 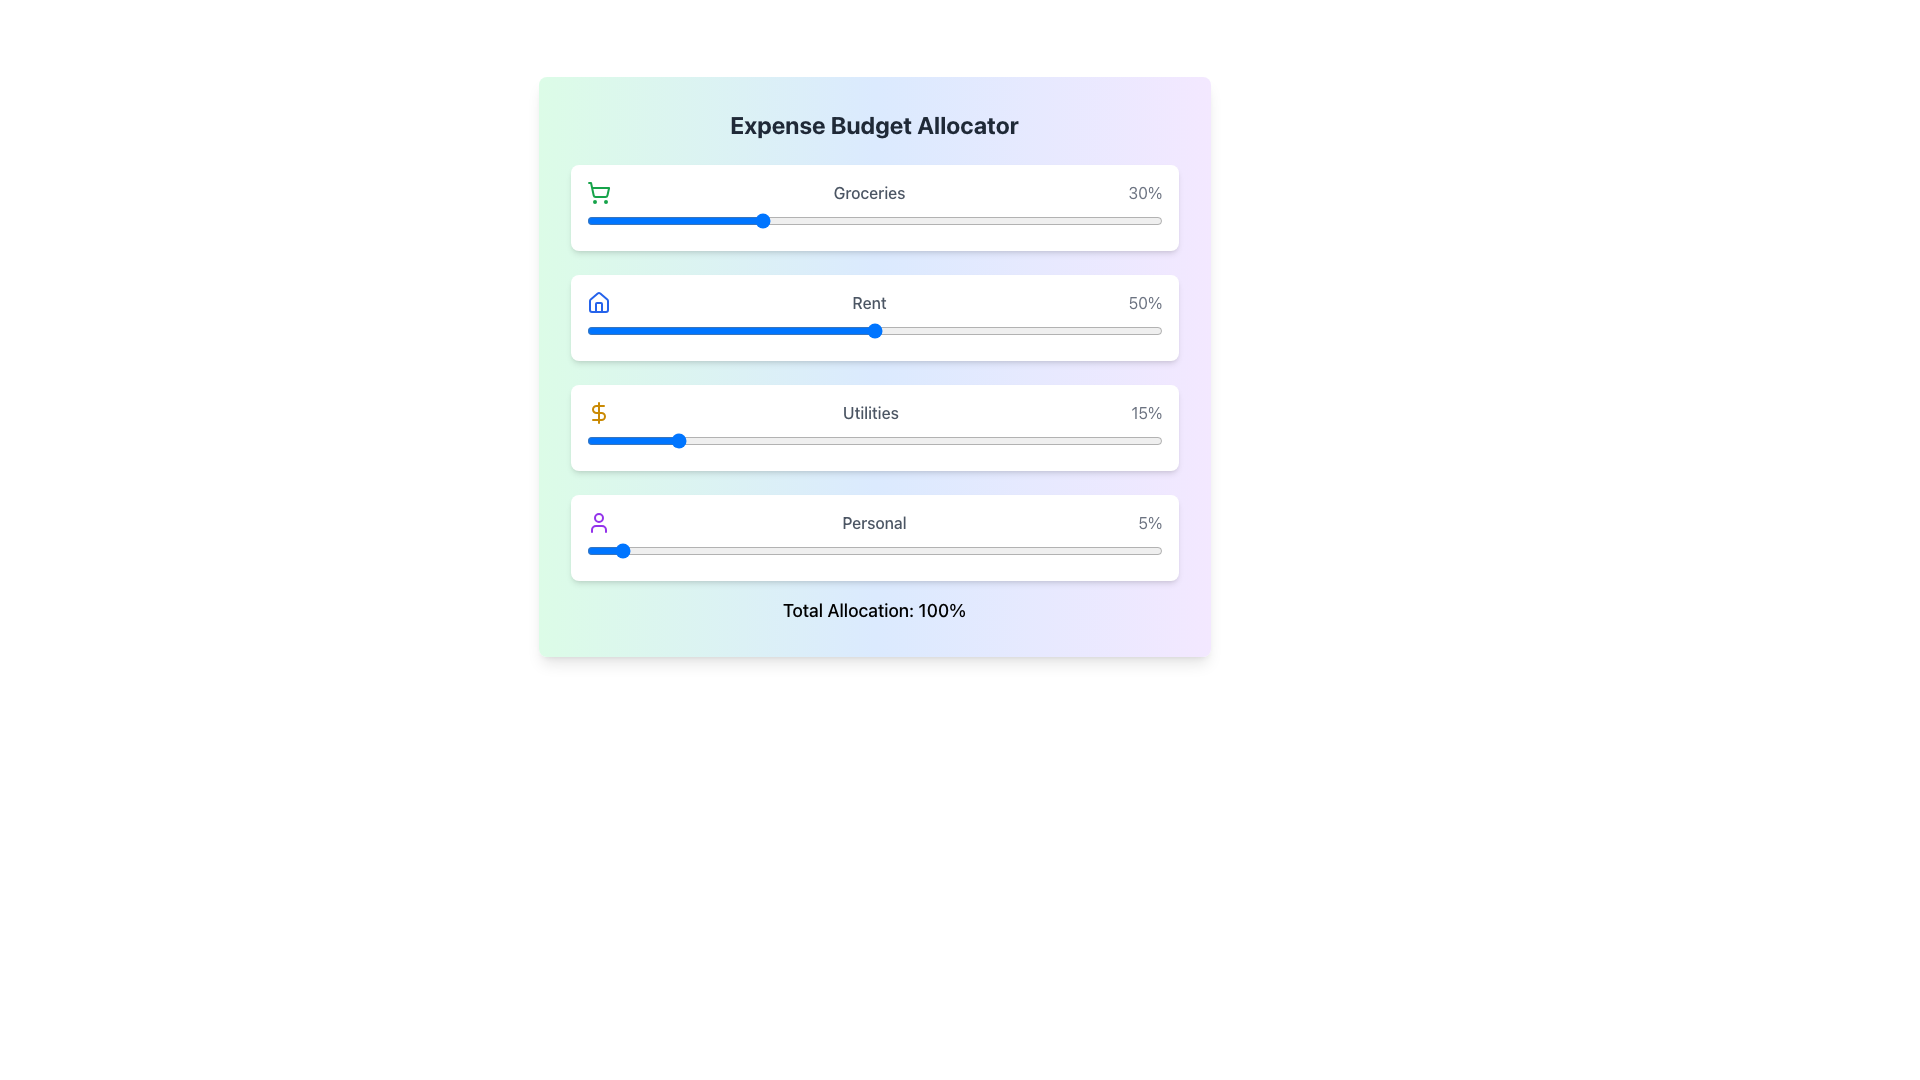 I want to click on text displayed on the Label indicating the percentage value (30%) for the 'Groceries' budget allocation, located at the top-right of the interface, so click(x=1145, y=192).